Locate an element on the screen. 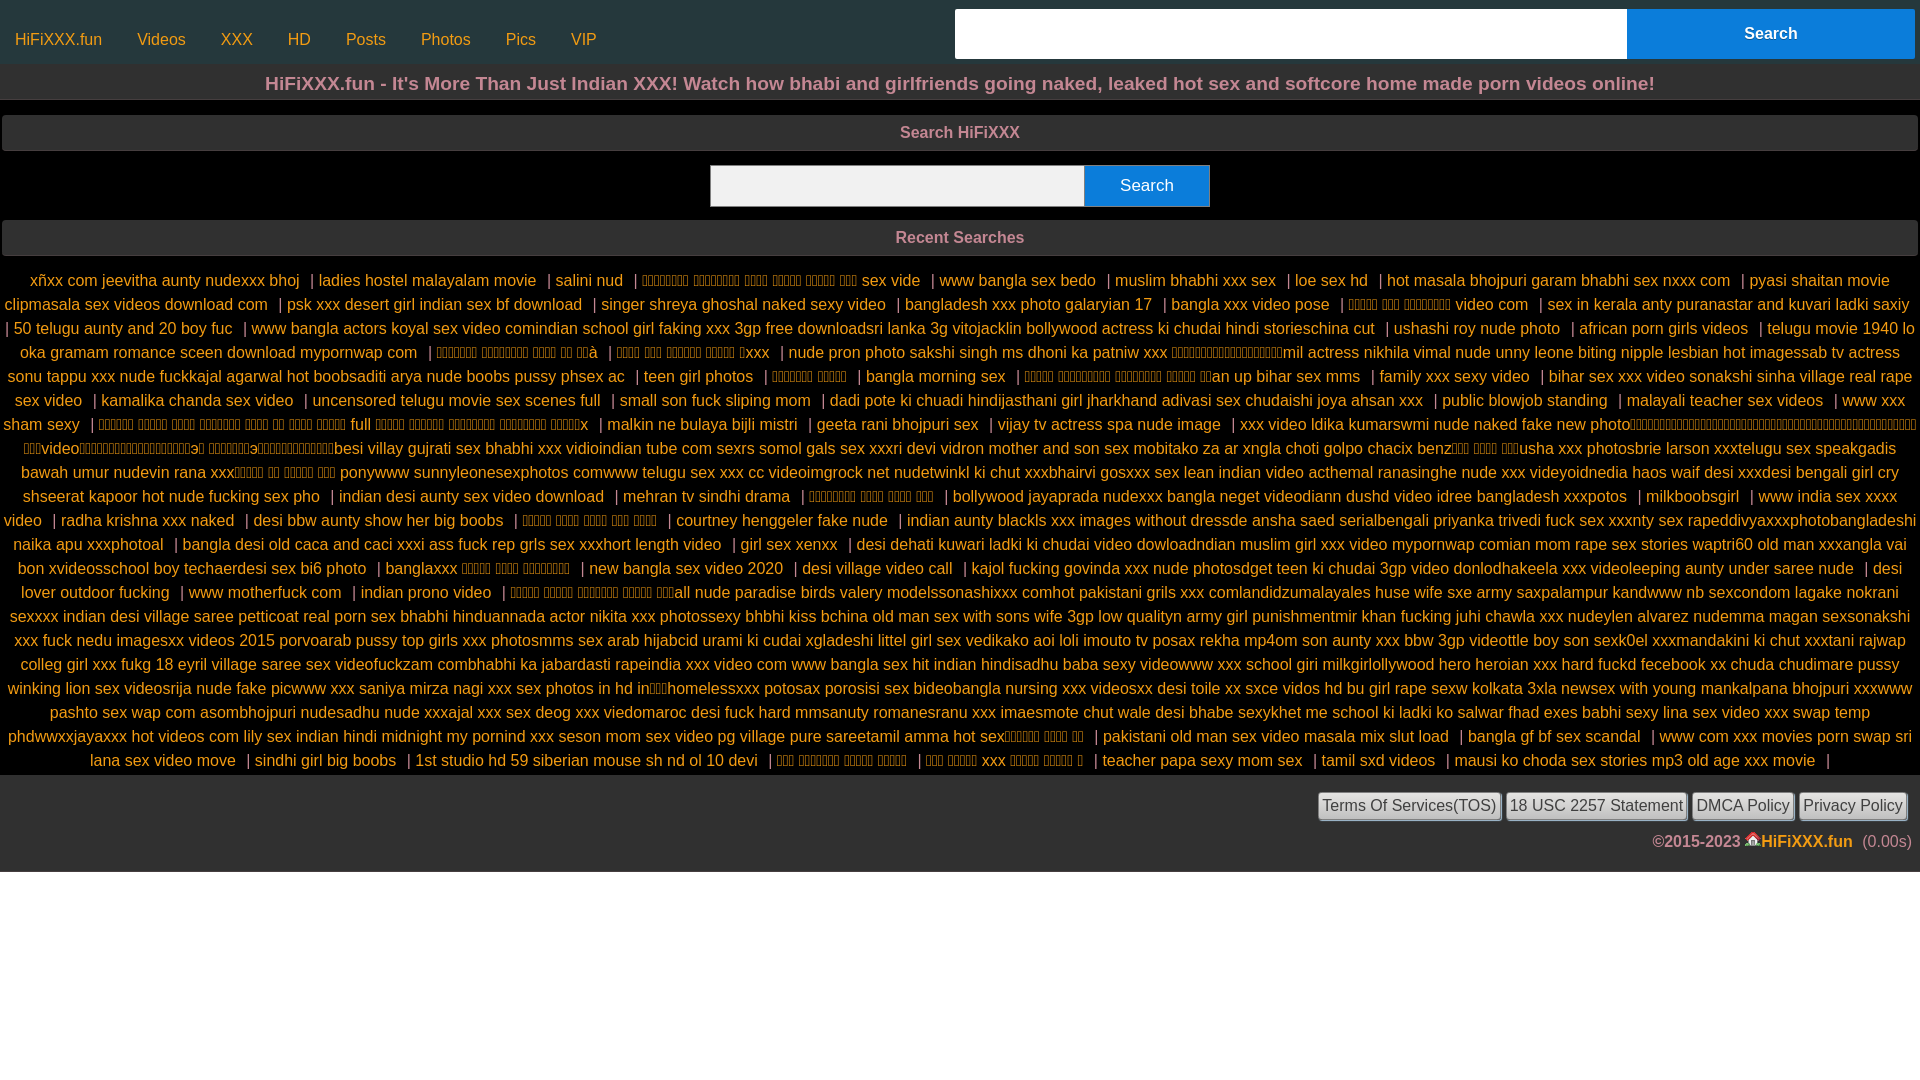 The width and height of the screenshot is (1920, 1080). 'kamalika chanda sex video' is located at coordinates (99, 400).